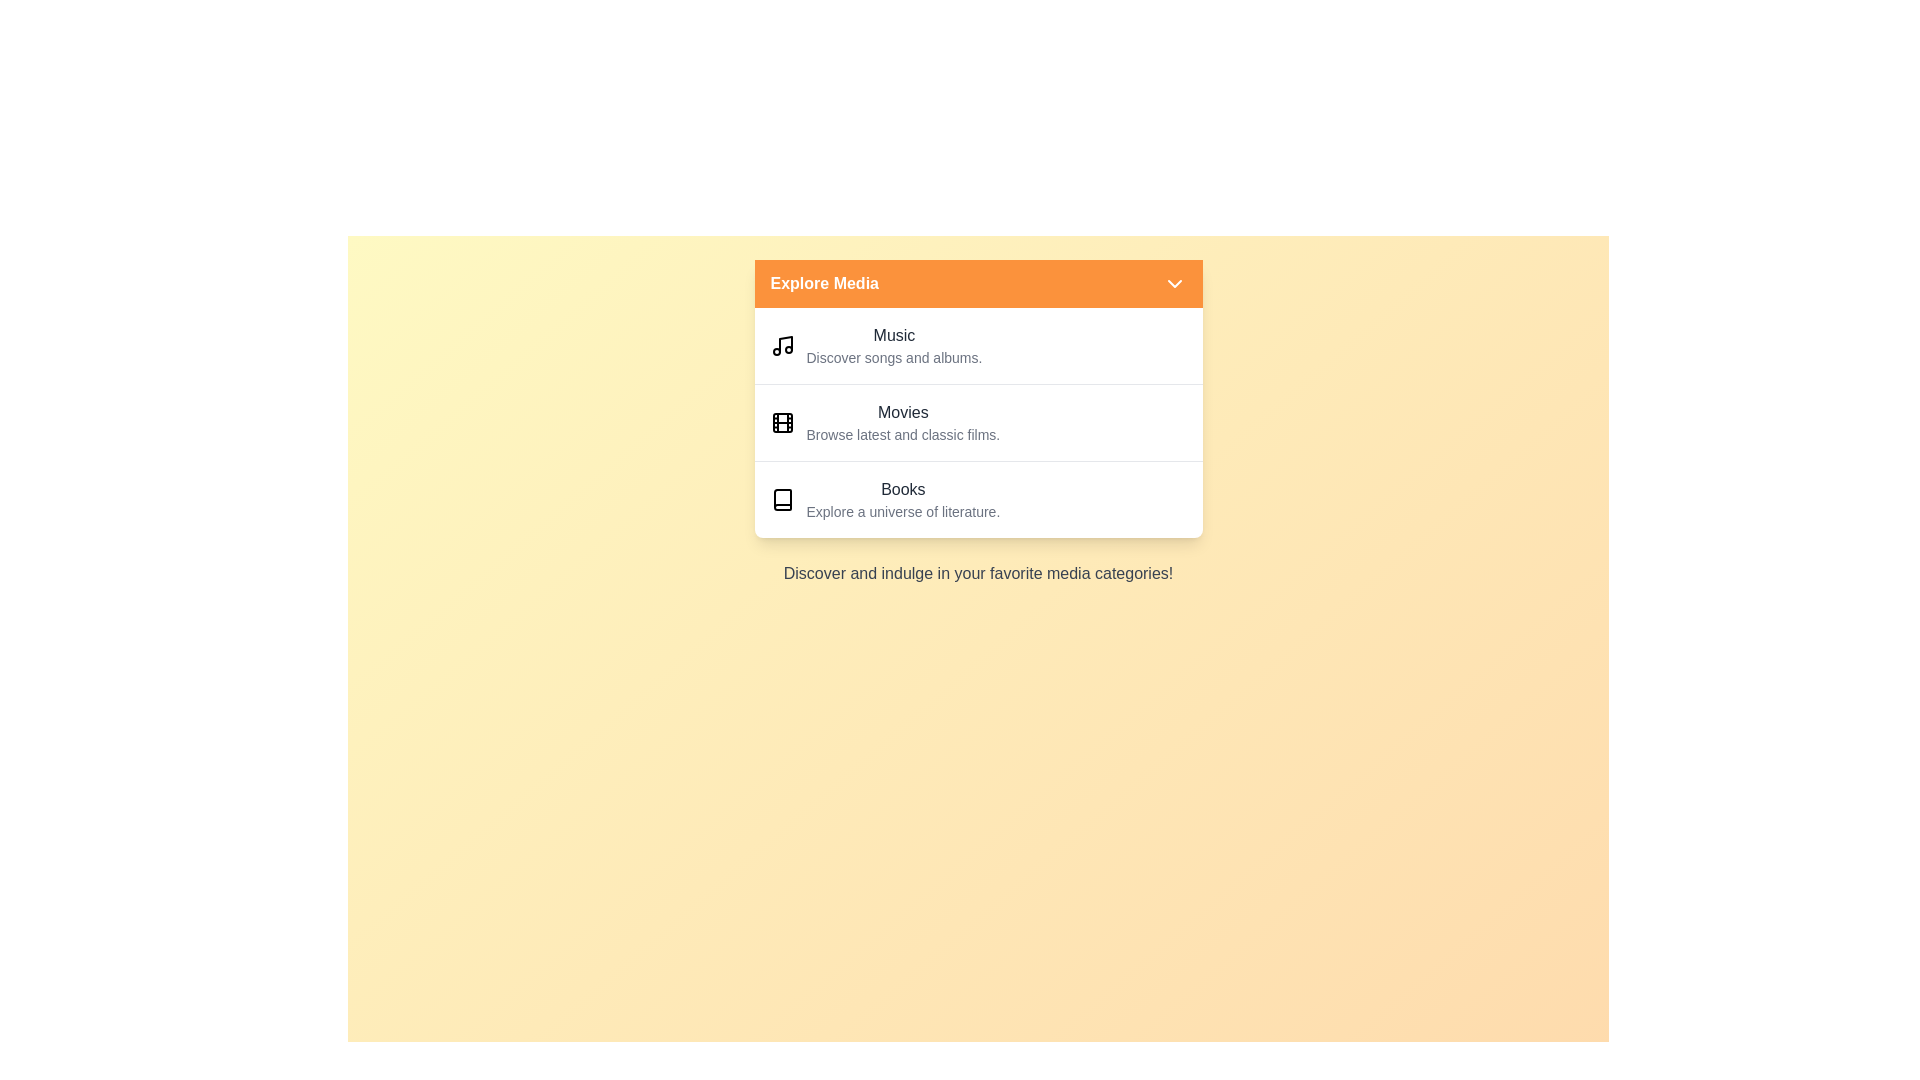  What do you see at coordinates (781, 422) in the screenshot?
I see `the icon representing the Movies category` at bounding box center [781, 422].